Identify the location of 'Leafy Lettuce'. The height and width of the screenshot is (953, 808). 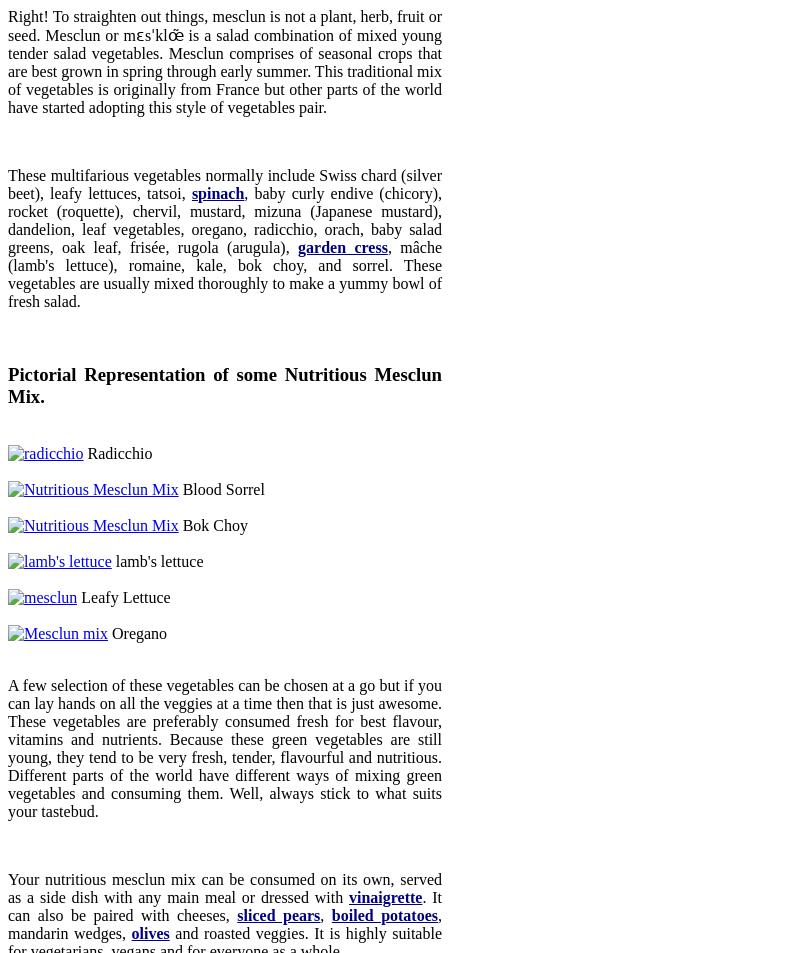
(122, 596).